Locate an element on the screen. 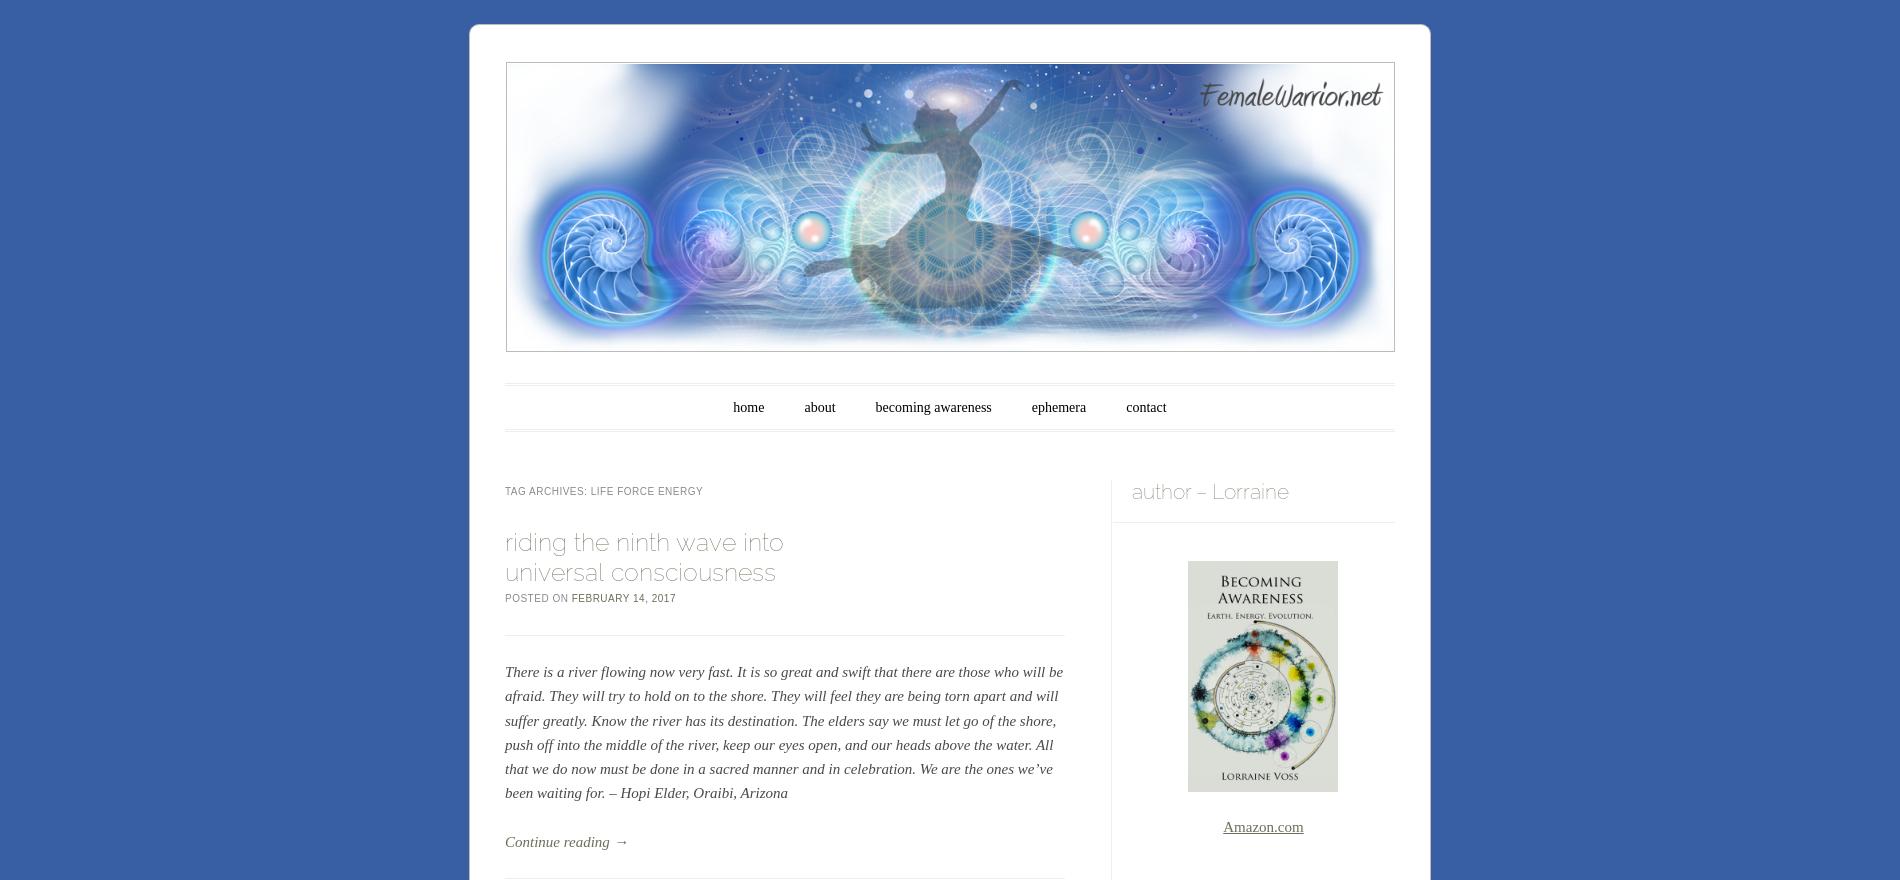 The width and height of the screenshot is (1900, 880). 'Amazon.com' is located at coordinates (1261, 824).